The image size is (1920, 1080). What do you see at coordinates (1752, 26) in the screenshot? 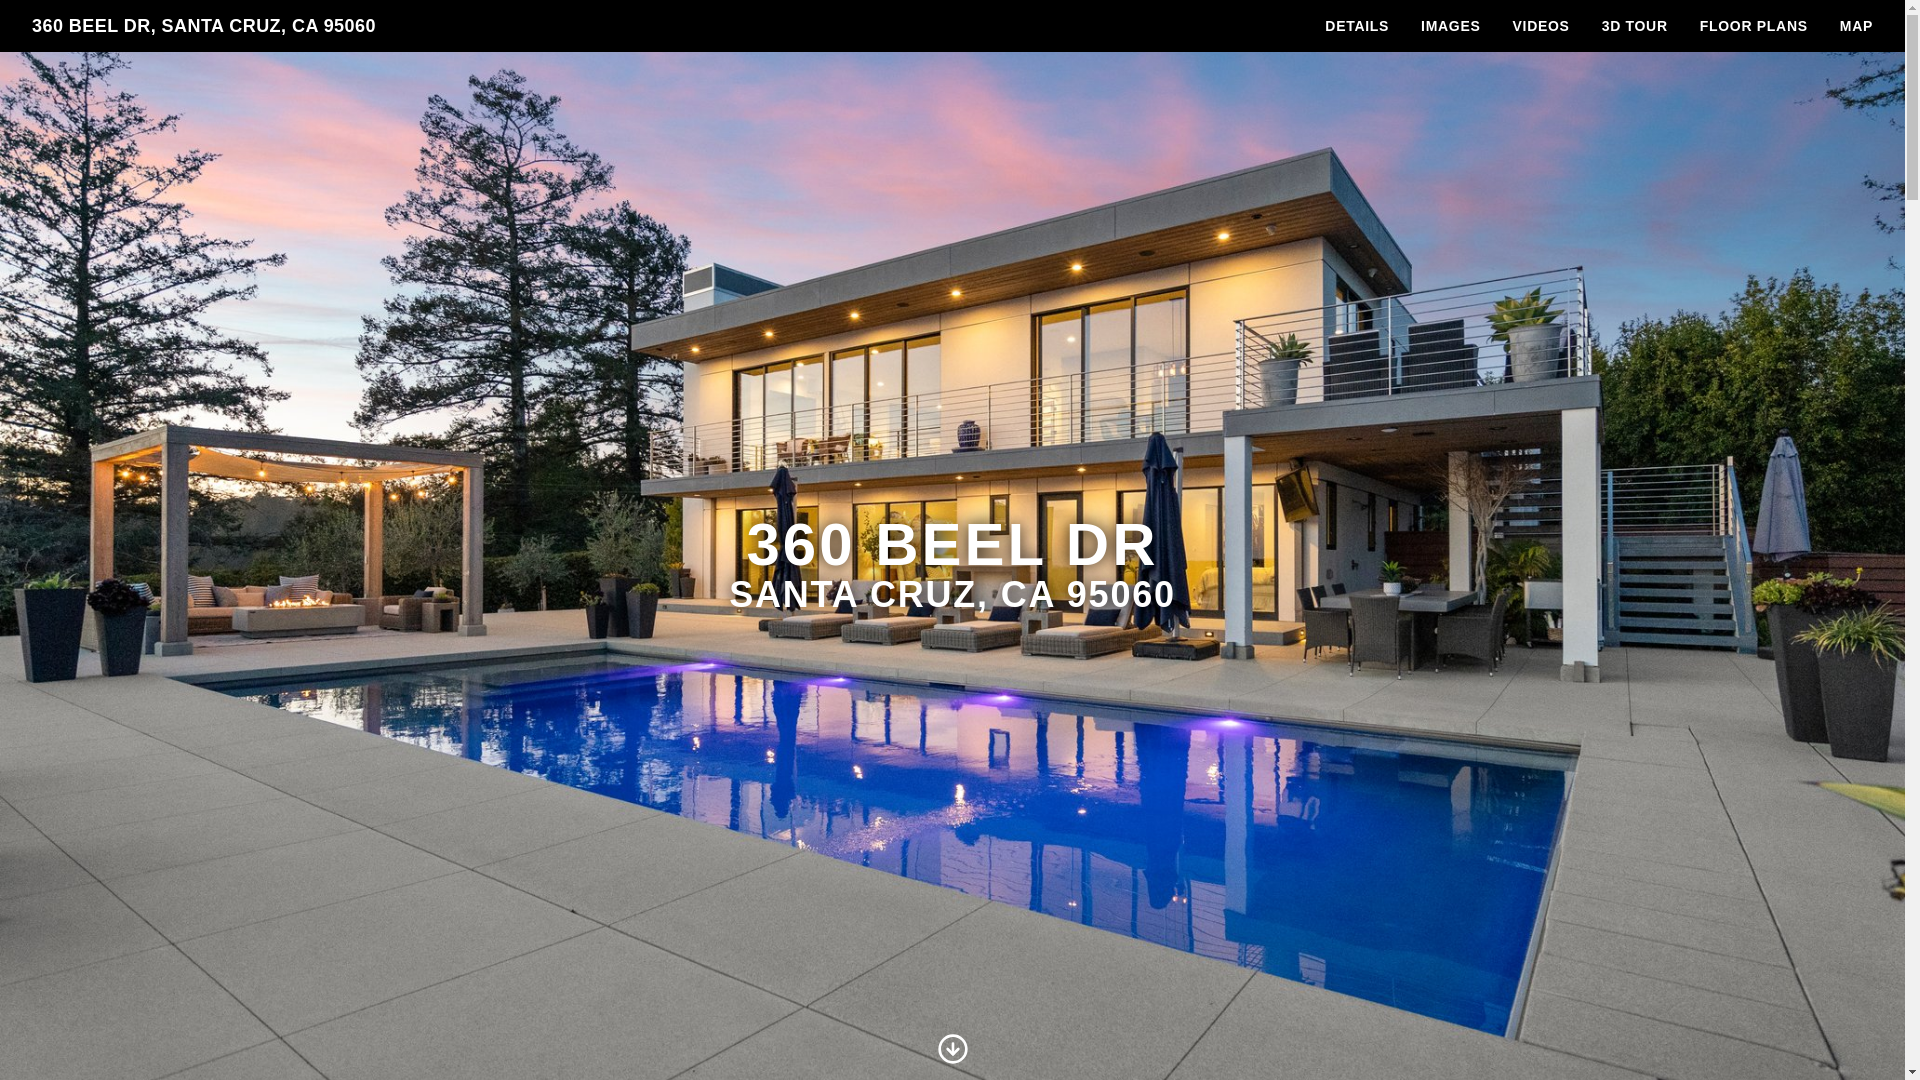
I see `'FLOOR PLANS'` at bounding box center [1752, 26].